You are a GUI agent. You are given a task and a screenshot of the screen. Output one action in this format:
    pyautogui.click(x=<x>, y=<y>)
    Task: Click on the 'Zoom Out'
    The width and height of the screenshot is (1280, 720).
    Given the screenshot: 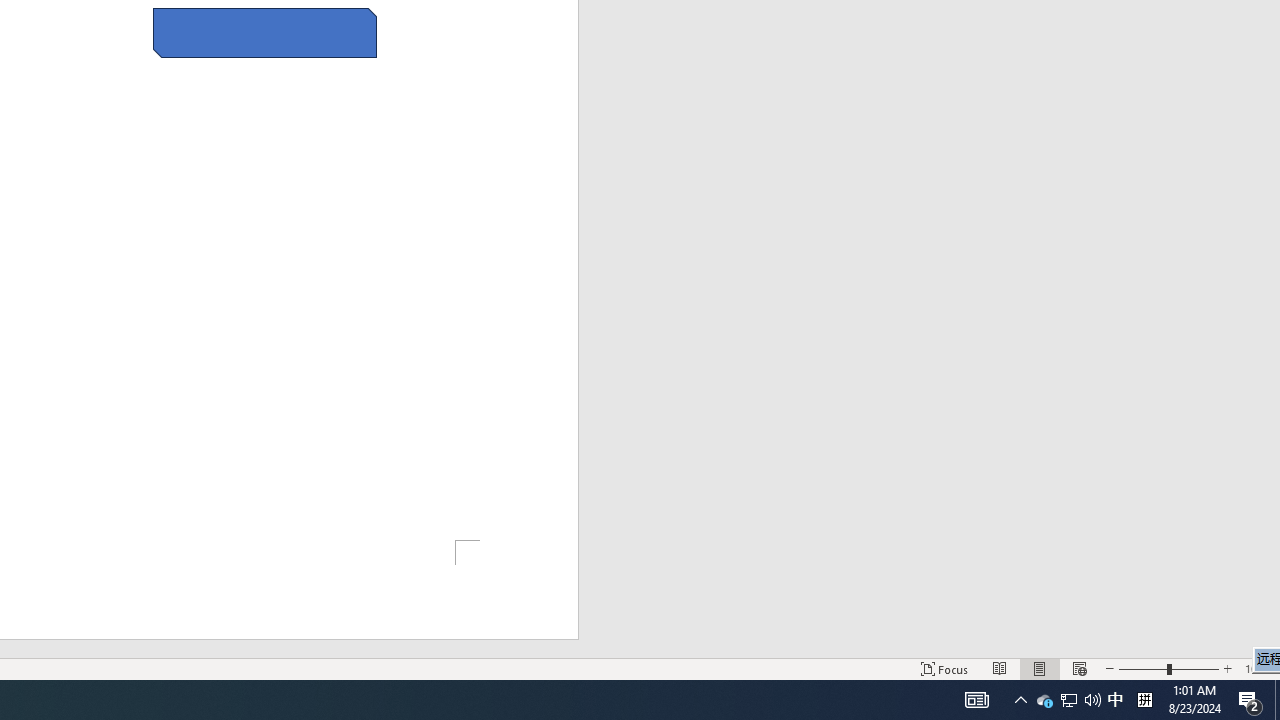 What is the action you would take?
    pyautogui.click(x=1143, y=669)
    